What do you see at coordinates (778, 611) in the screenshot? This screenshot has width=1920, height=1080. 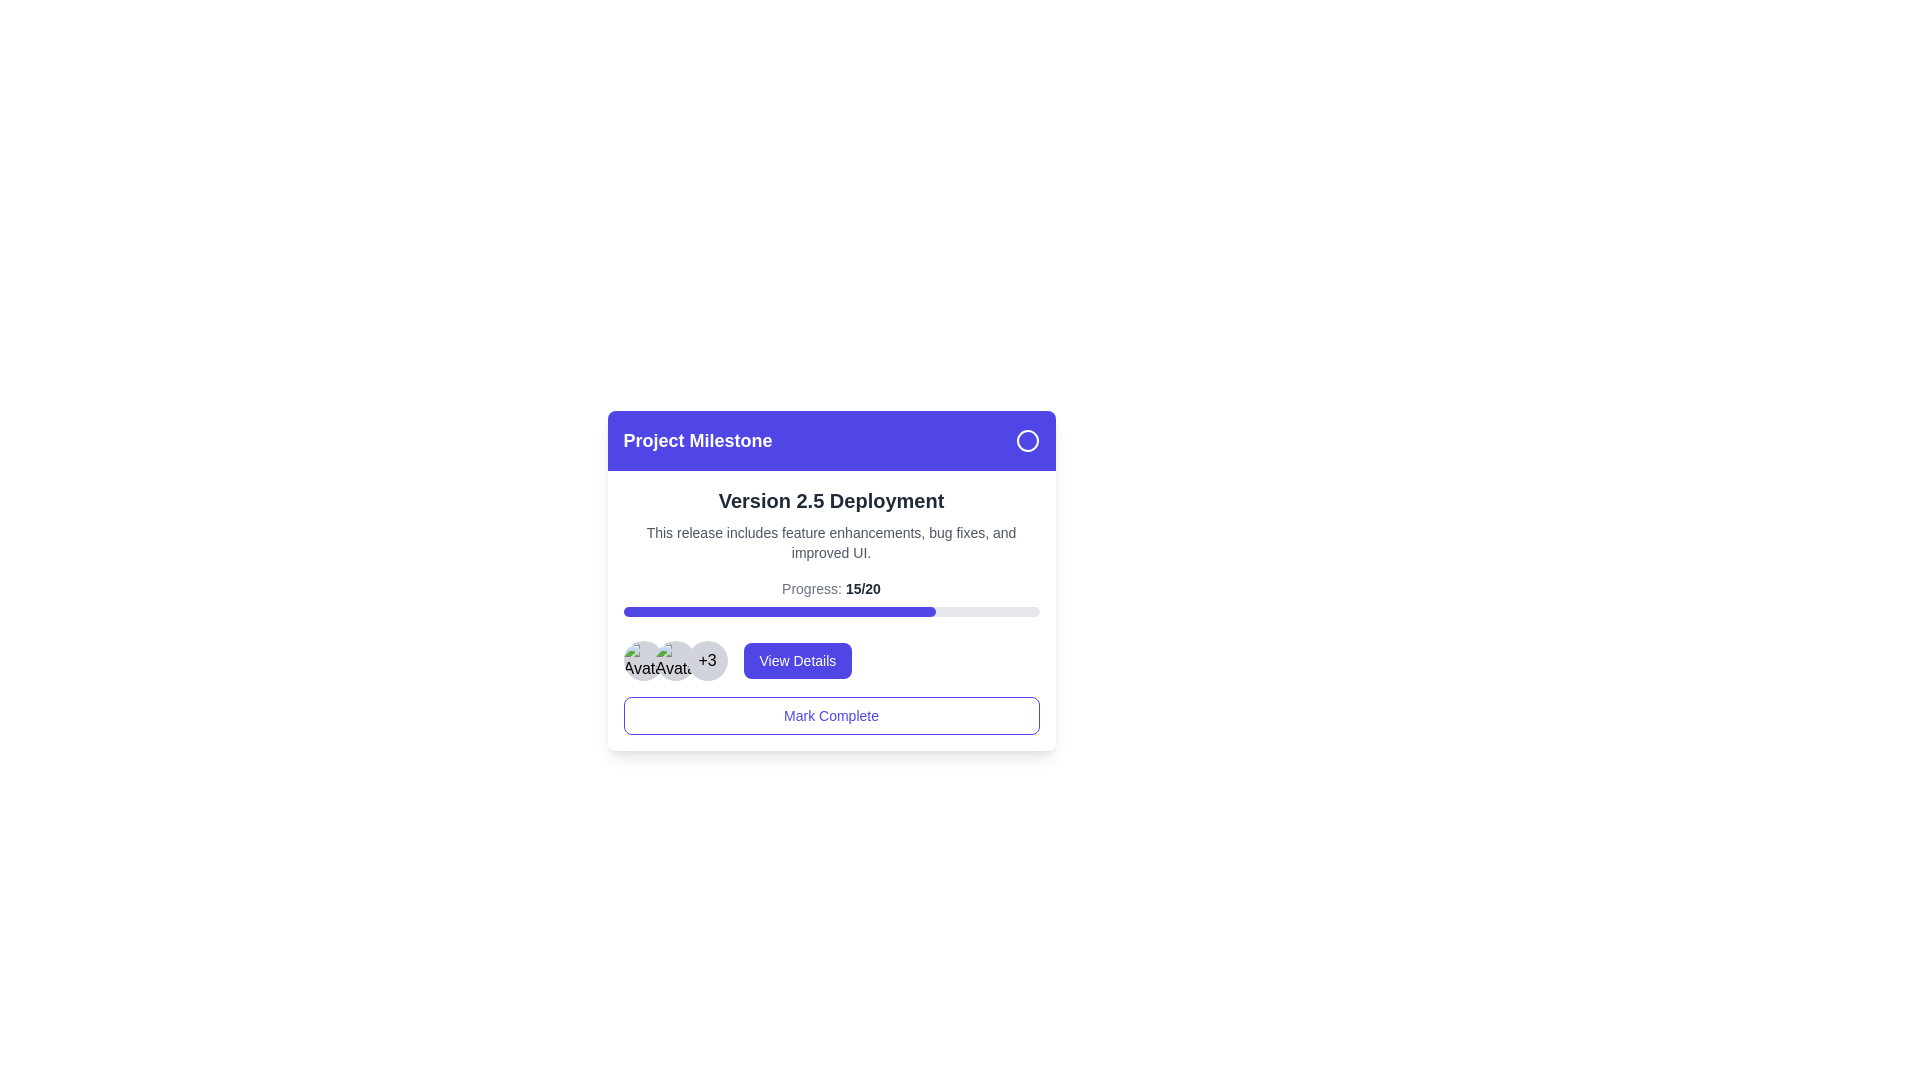 I see `the filled section of the progress bar that visually indicates 75% completion, located below the text 'Progress: 15/20' in the 'Project Milestone' section` at bounding box center [778, 611].